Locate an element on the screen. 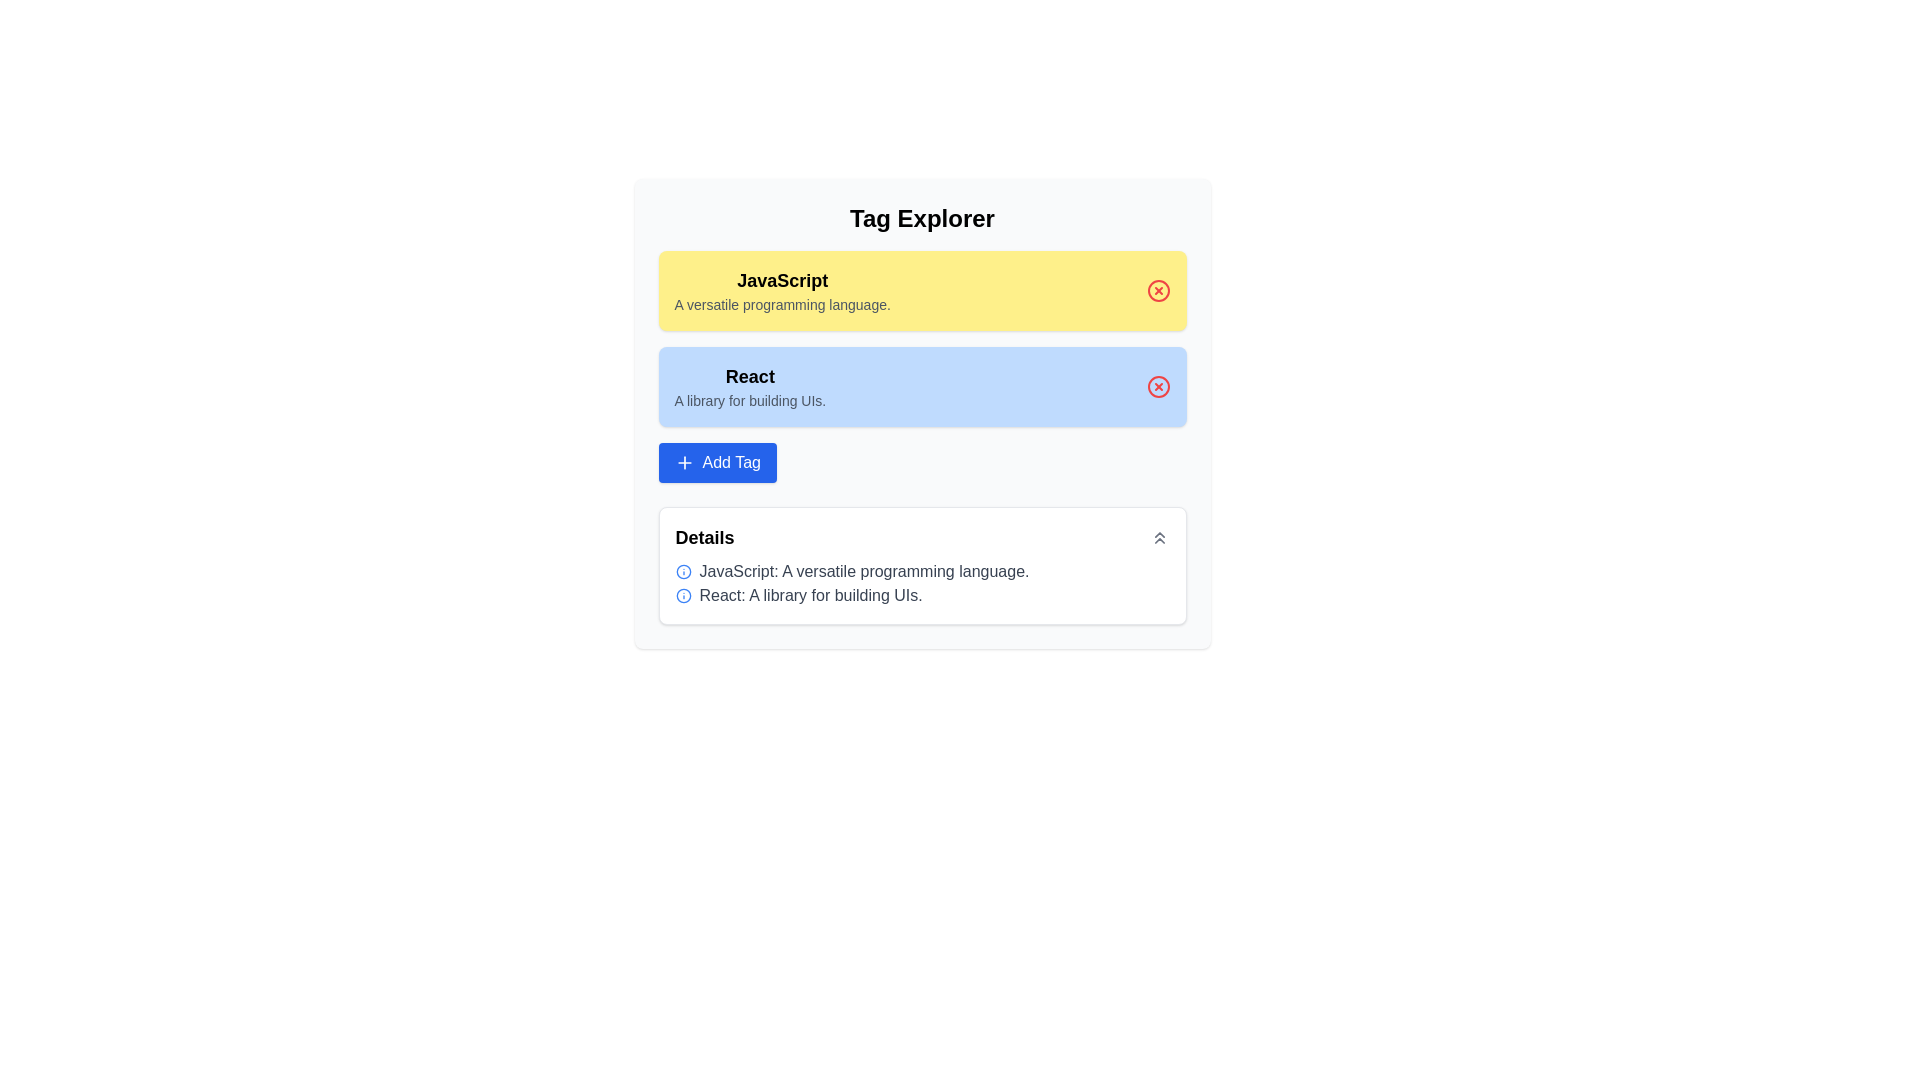 This screenshot has height=1080, width=1920. text displayed in the descriptive text block located at the top of the yellow-highlighted card, which provides the name and description of a featured programming language, positioned above the blue-highlighted card labeled 'React' is located at coordinates (781, 290).